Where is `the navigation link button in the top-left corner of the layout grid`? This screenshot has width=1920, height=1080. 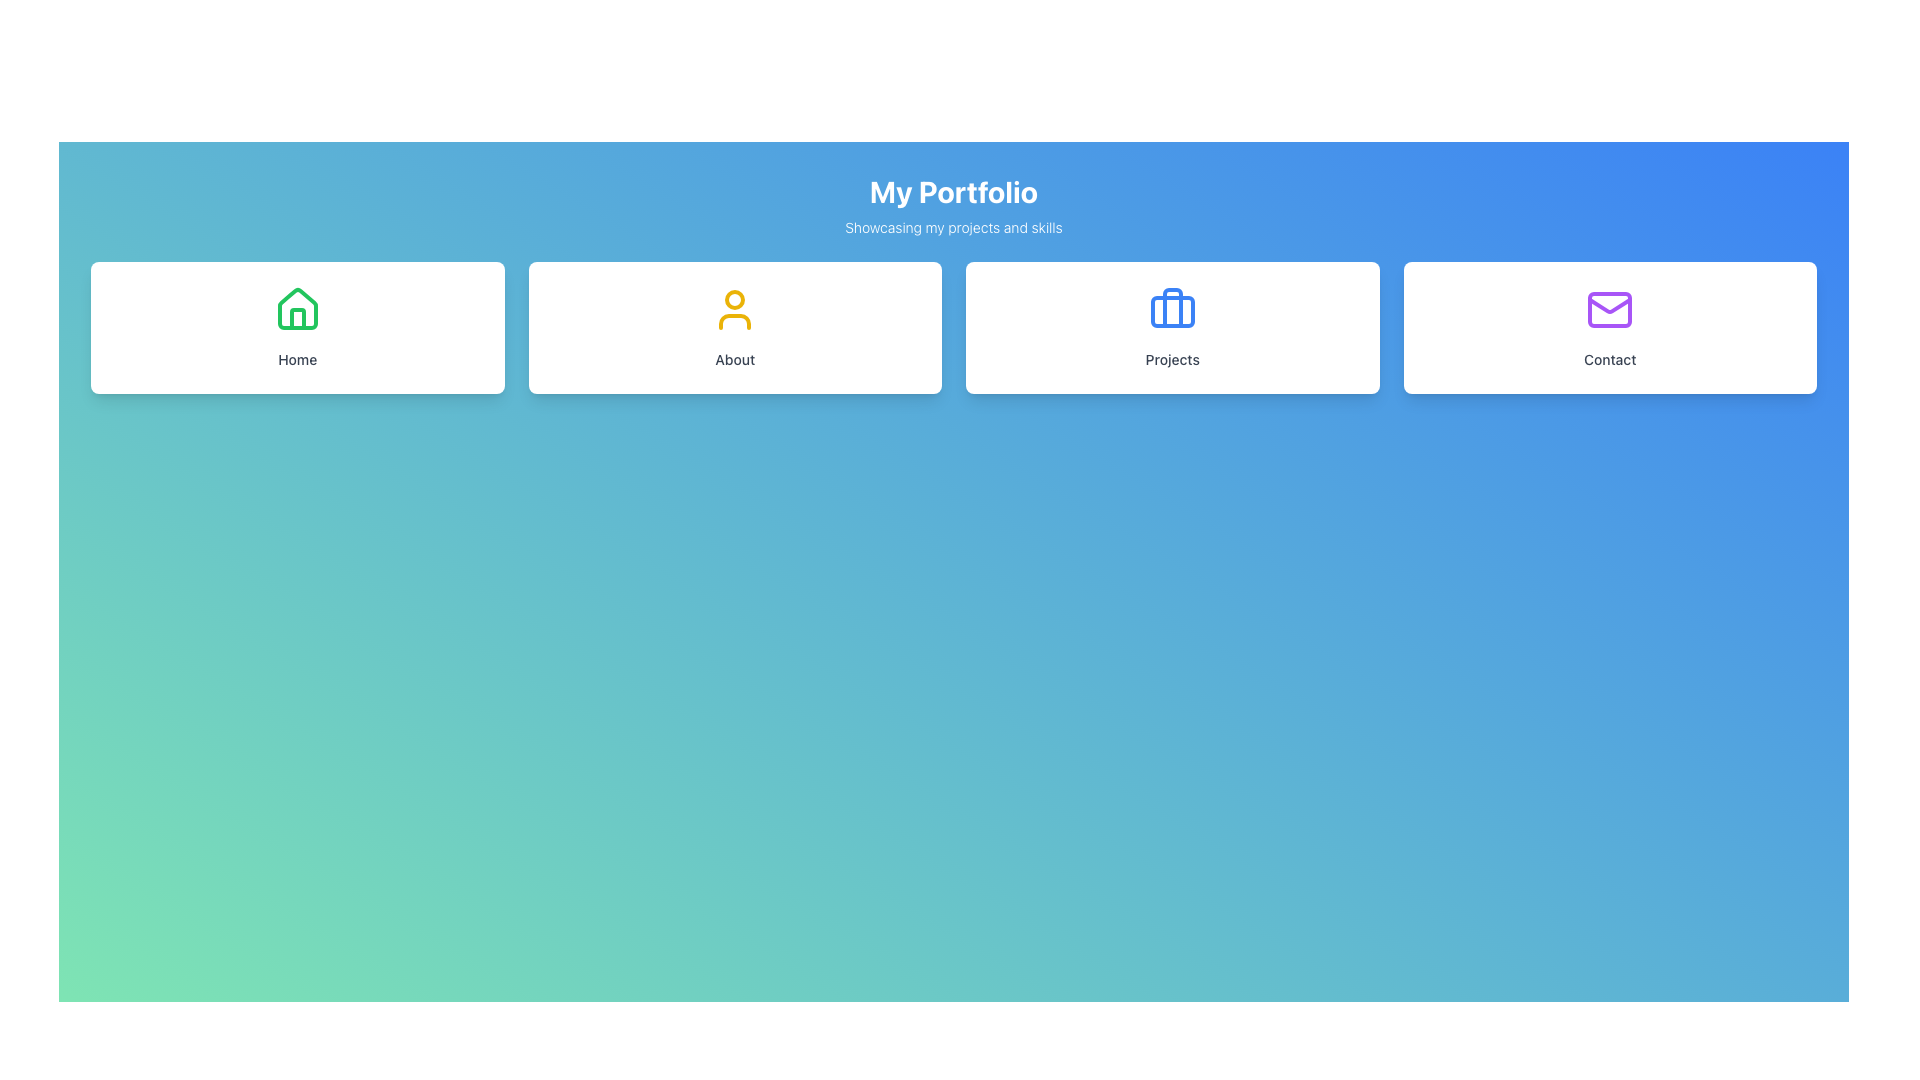 the navigation link button in the top-left corner of the layout grid is located at coordinates (296, 326).